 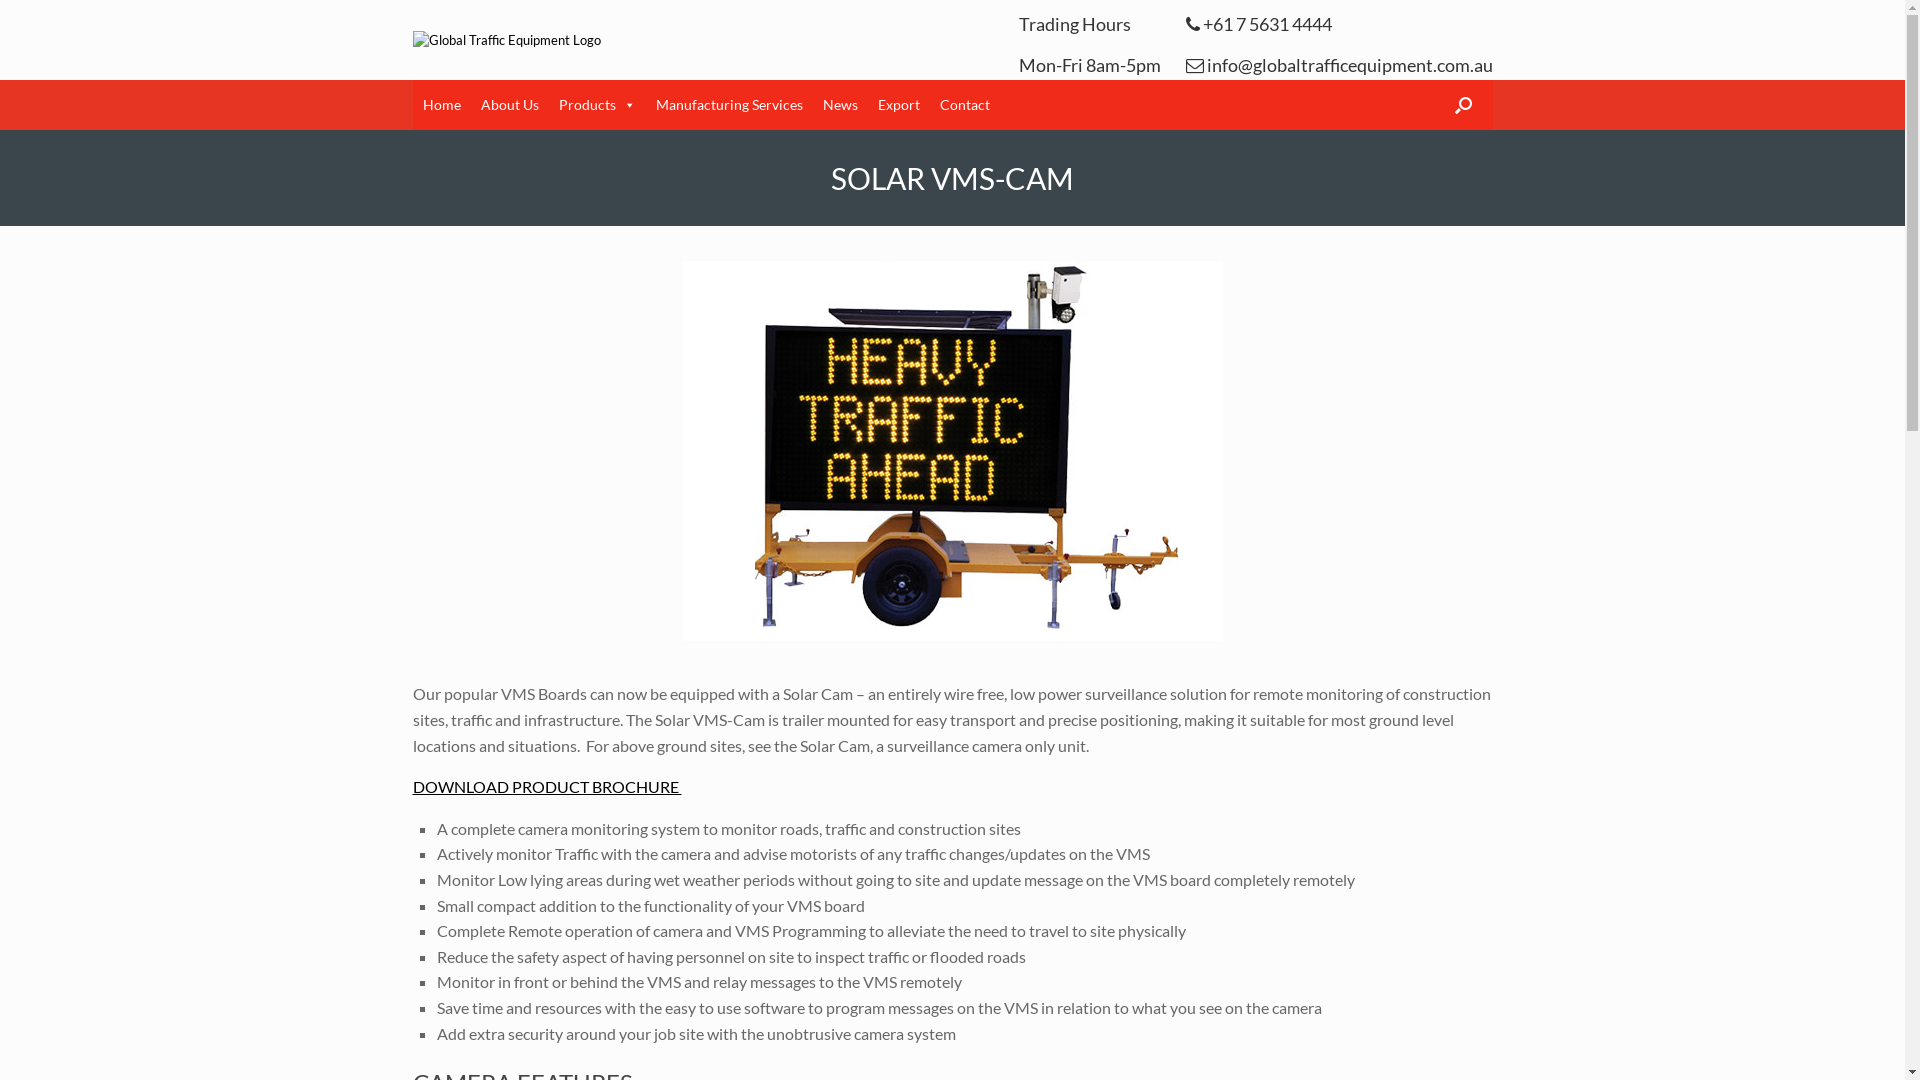 I want to click on 'DOWNLOAD PRODUCT BROCHURE ', so click(x=546, y=785).